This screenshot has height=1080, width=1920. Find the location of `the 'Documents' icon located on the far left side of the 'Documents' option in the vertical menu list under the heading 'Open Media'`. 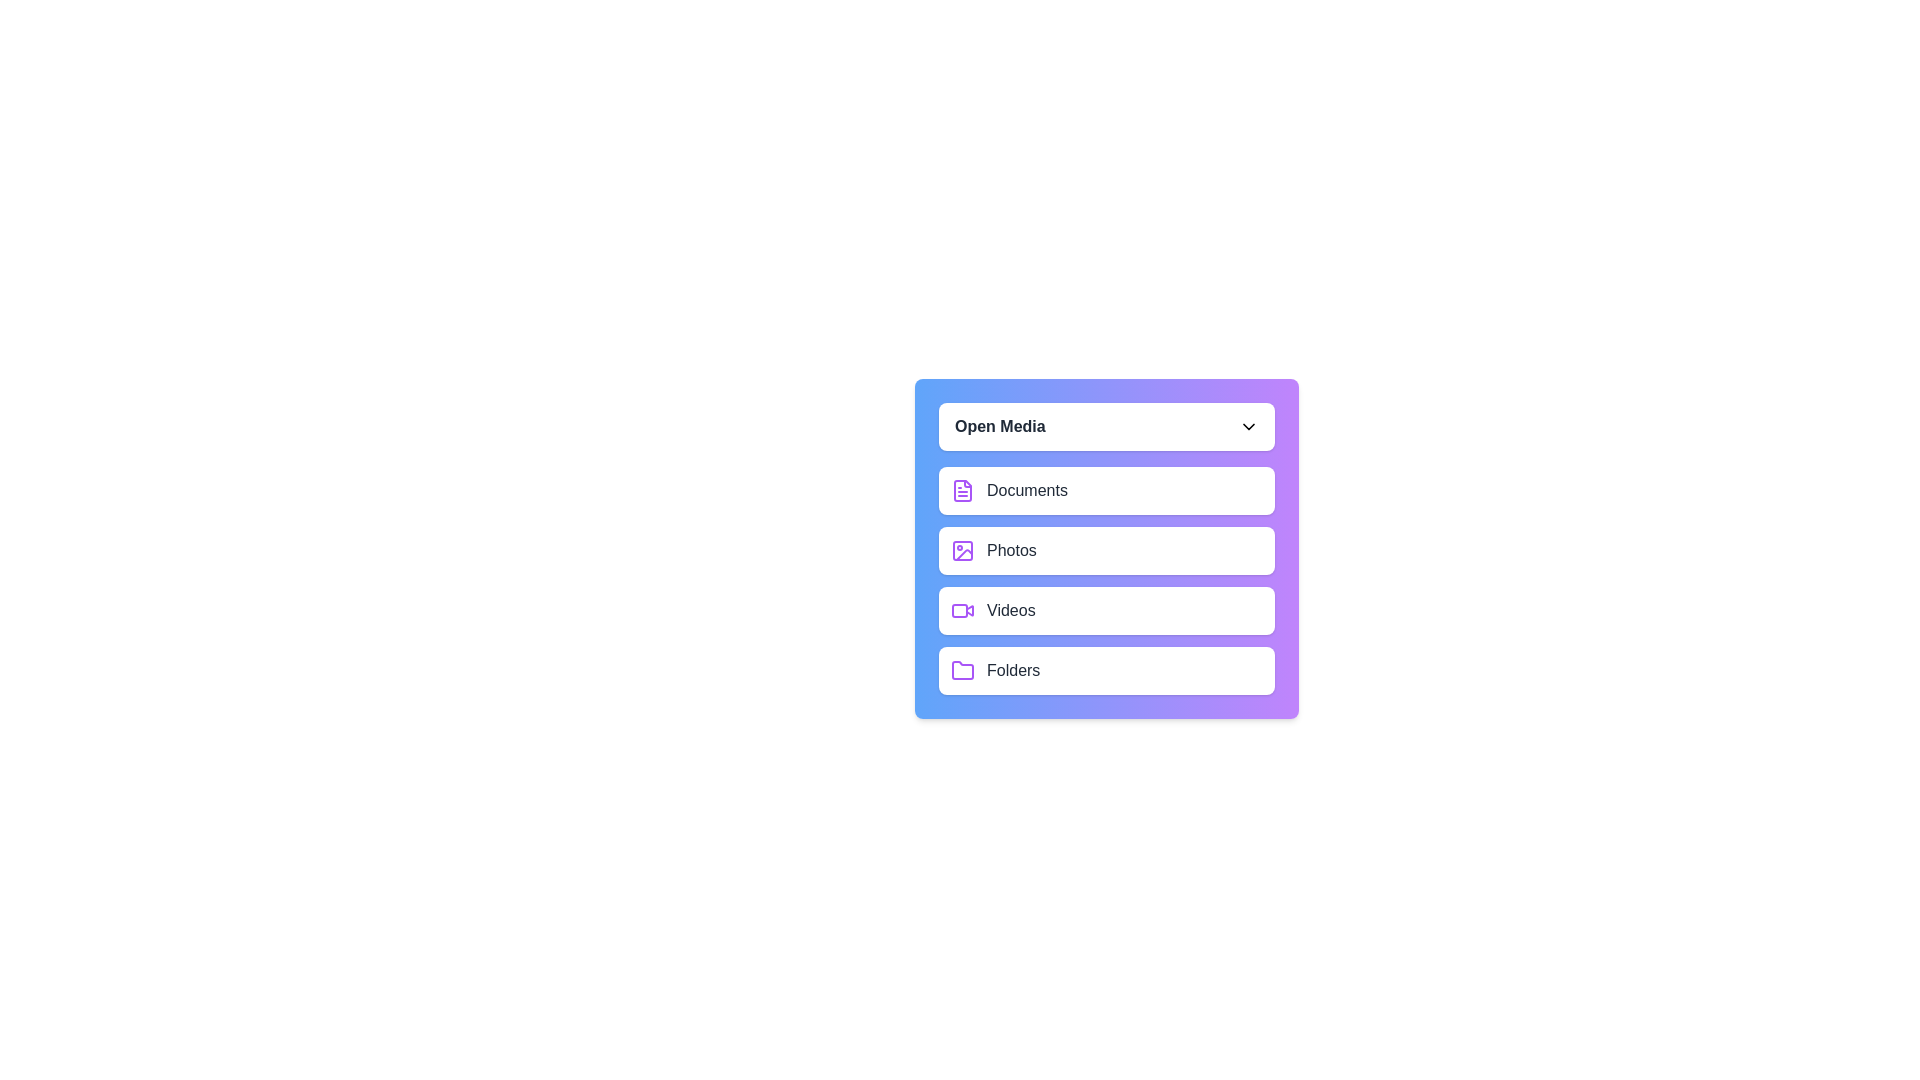

the 'Documents' icon located on the far left side of the 'Documents' option in the vertical menu list under the heading 'Open Media' is located at coordinates (963, 490).